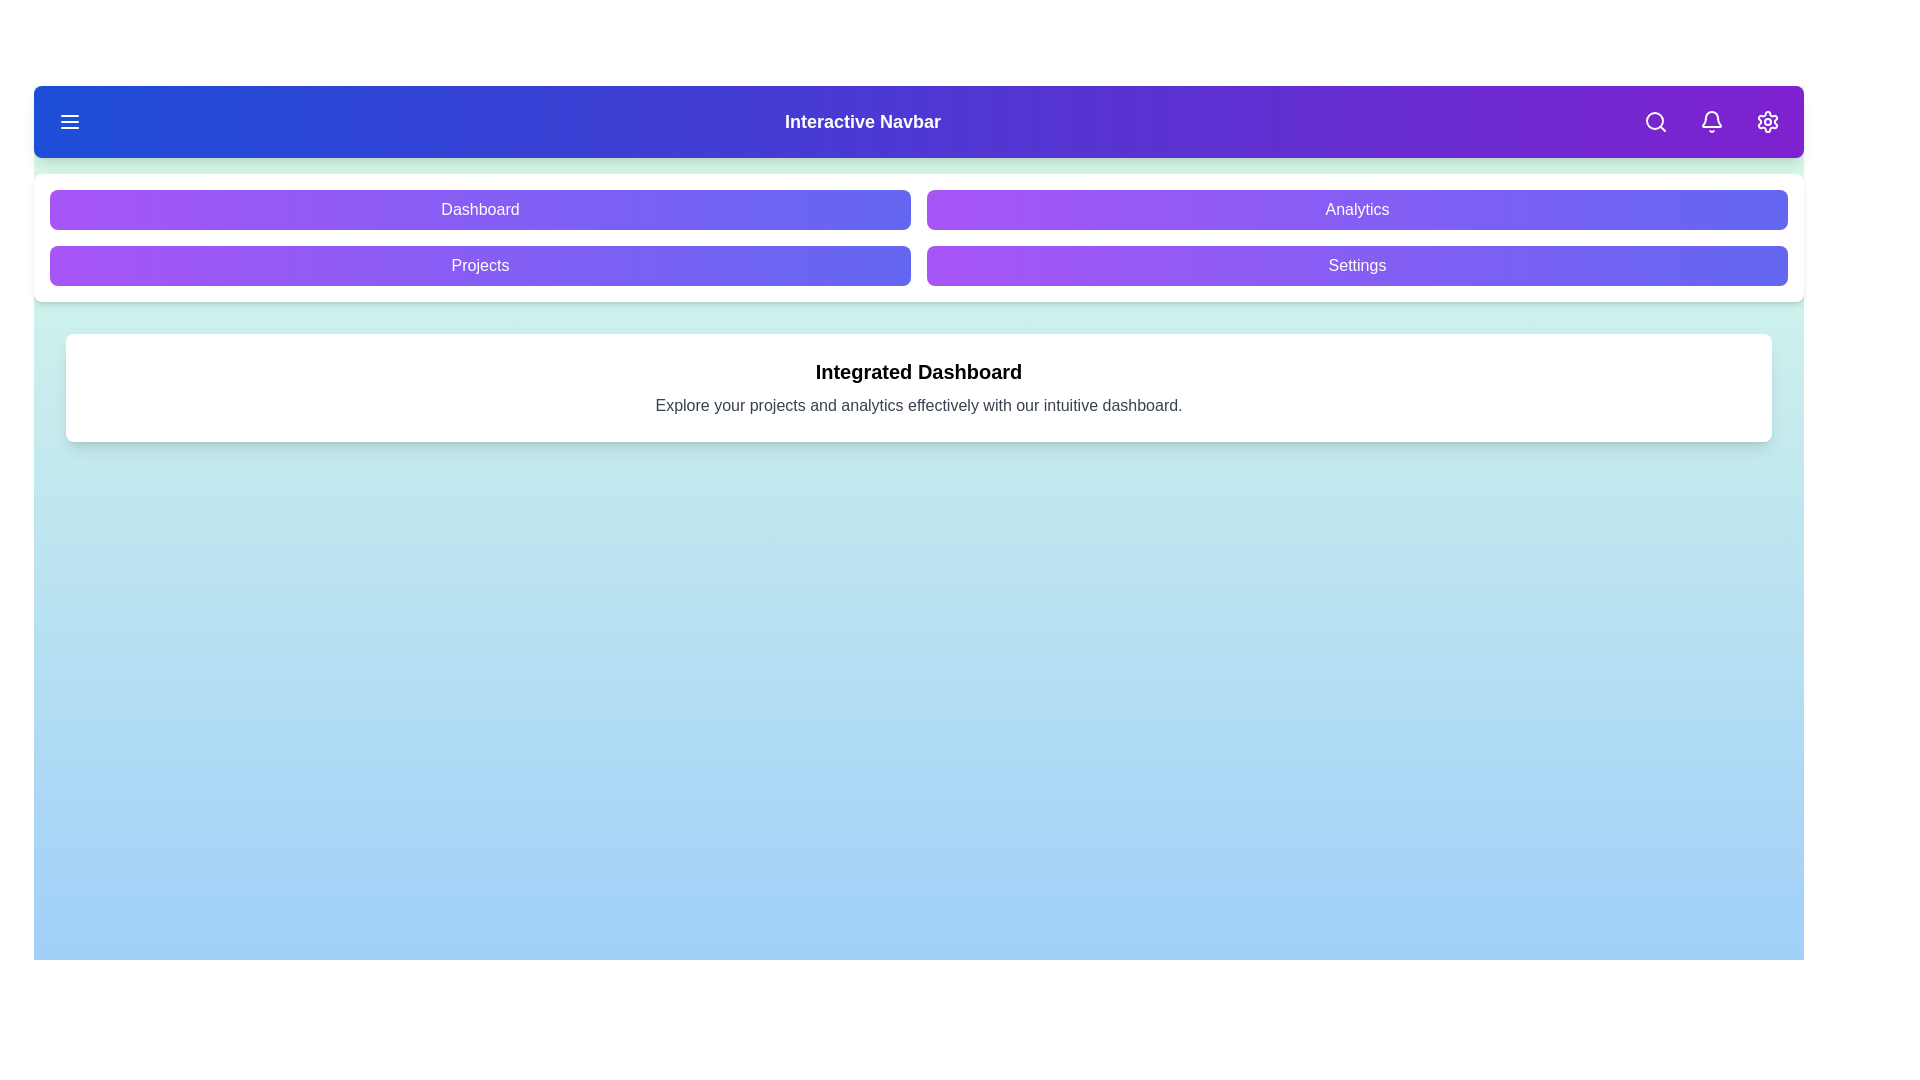 The height and width of the screenshot is (1080, 1920). What do you see at coordinates (1357, 209) in the screenshot?
I see `the 'Analytics' button` at bounding box center [1357, 209].